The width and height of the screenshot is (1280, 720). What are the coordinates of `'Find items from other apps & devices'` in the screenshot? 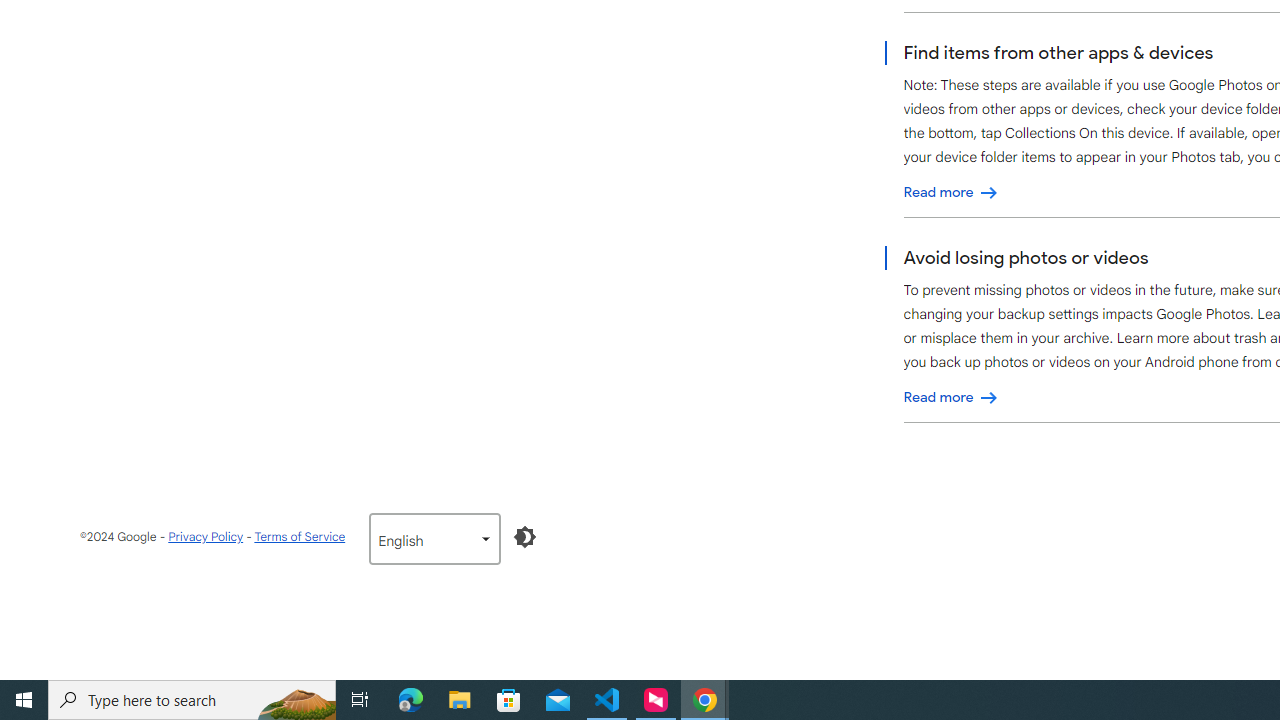 It's located at (950, 192).